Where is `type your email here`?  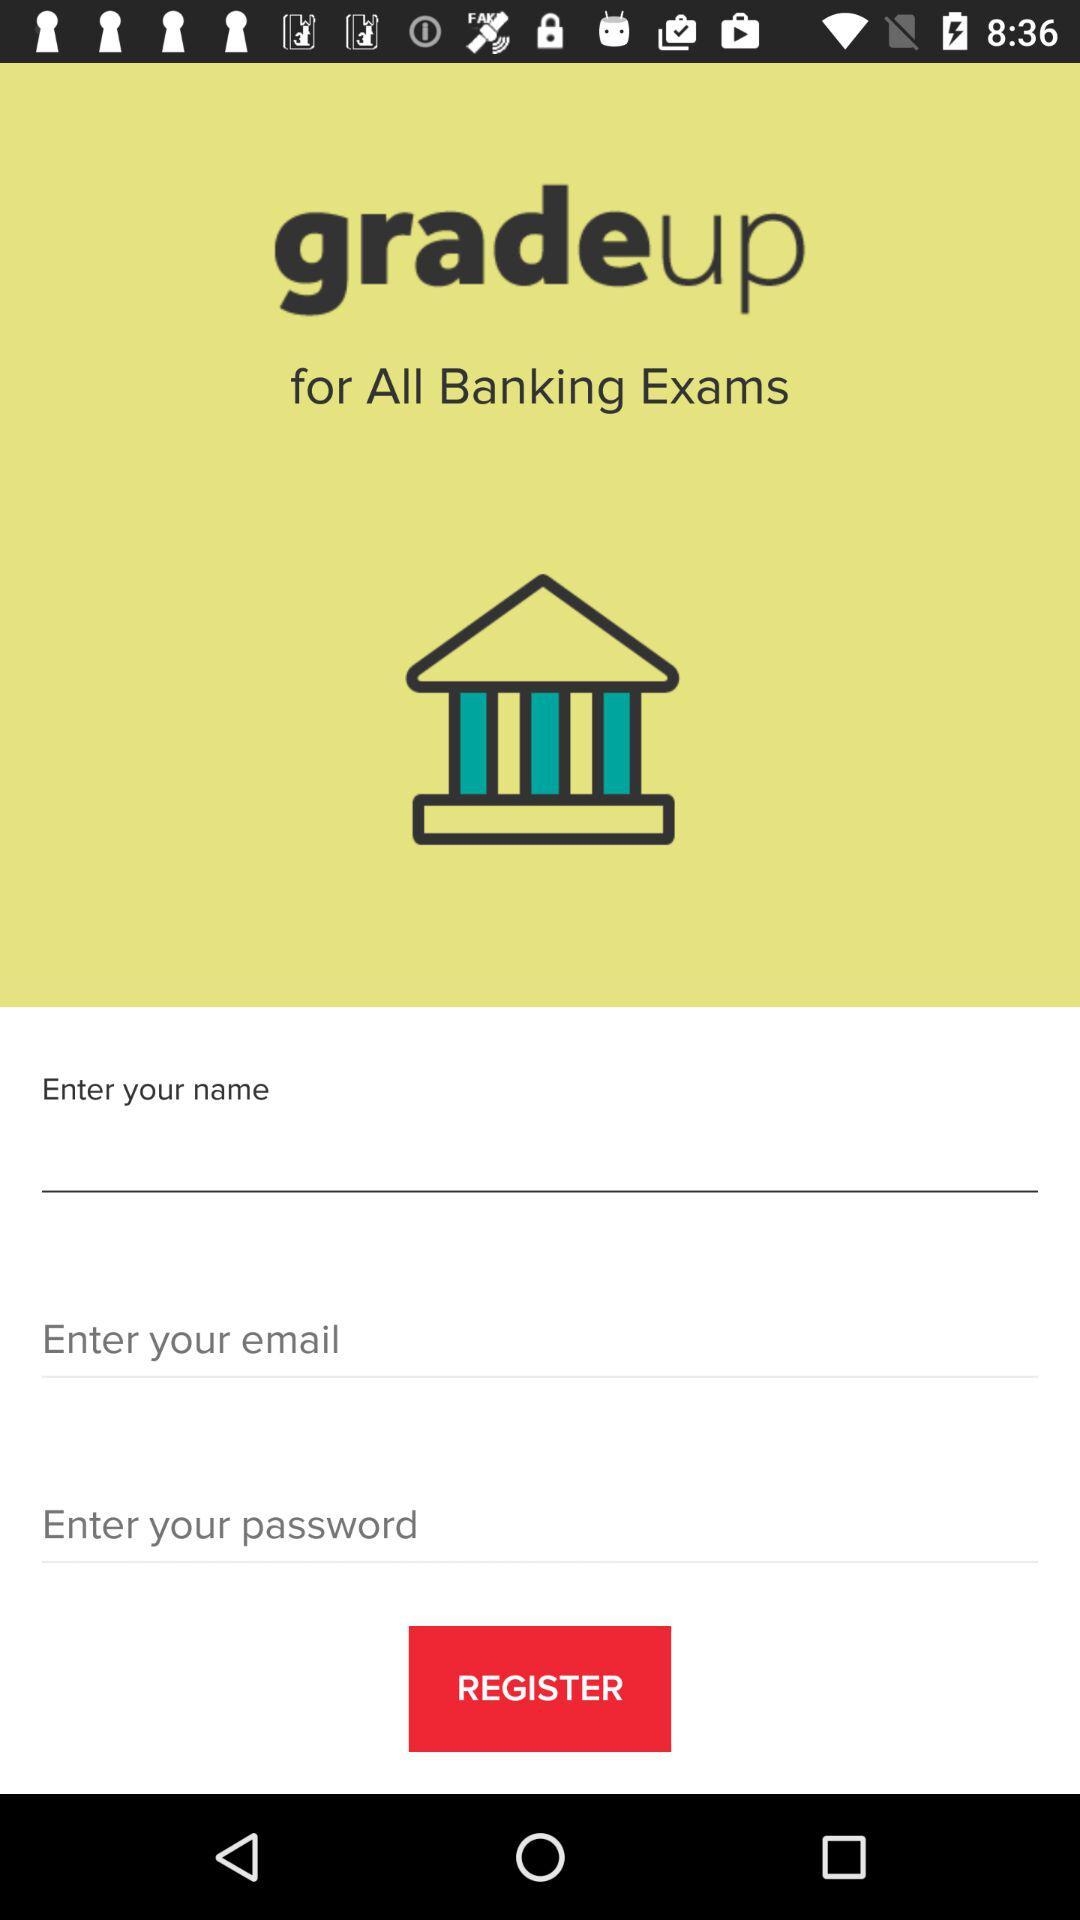
type your email here is located at coordinates (540, 1346).